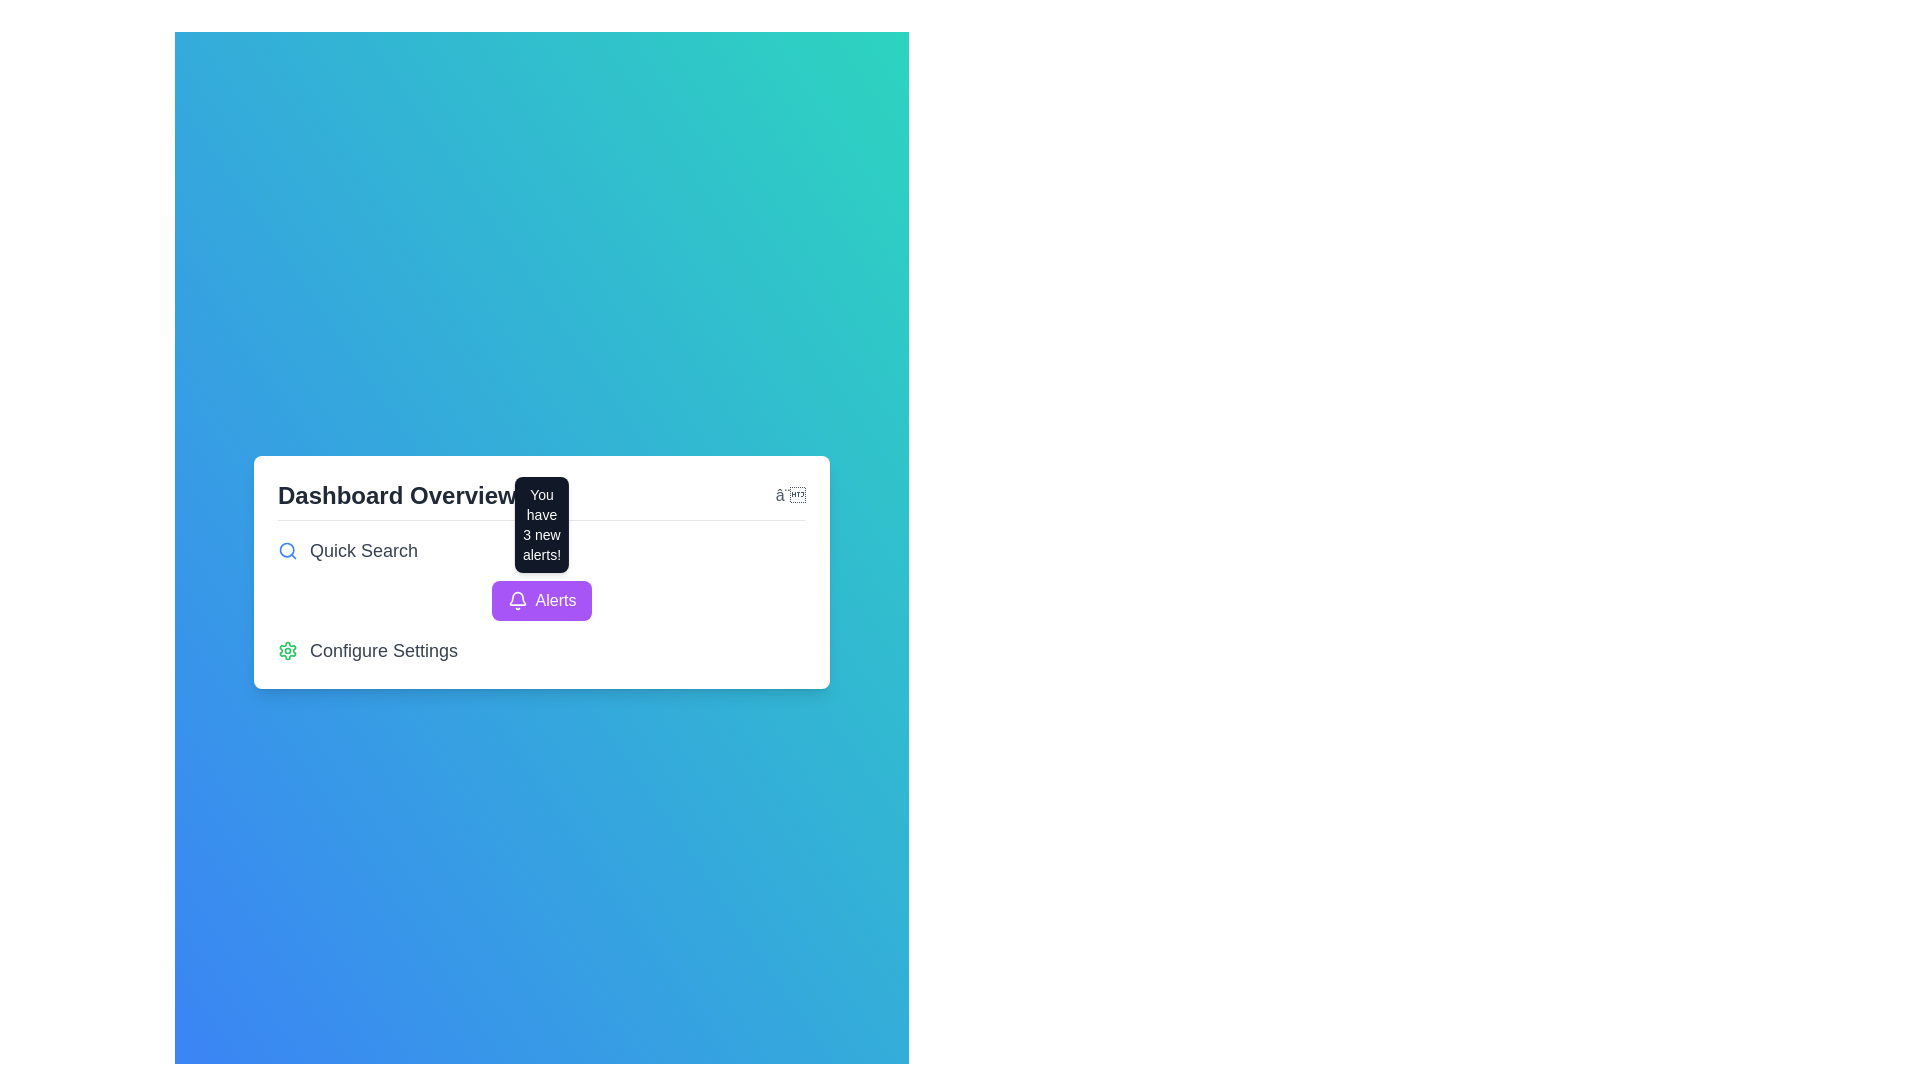 The height and width of the screenshot is (1080, 1920). Describe the element at coordinates (287, 650) in the screenshot. I see `the green gear icon that signifies settings` at that location.